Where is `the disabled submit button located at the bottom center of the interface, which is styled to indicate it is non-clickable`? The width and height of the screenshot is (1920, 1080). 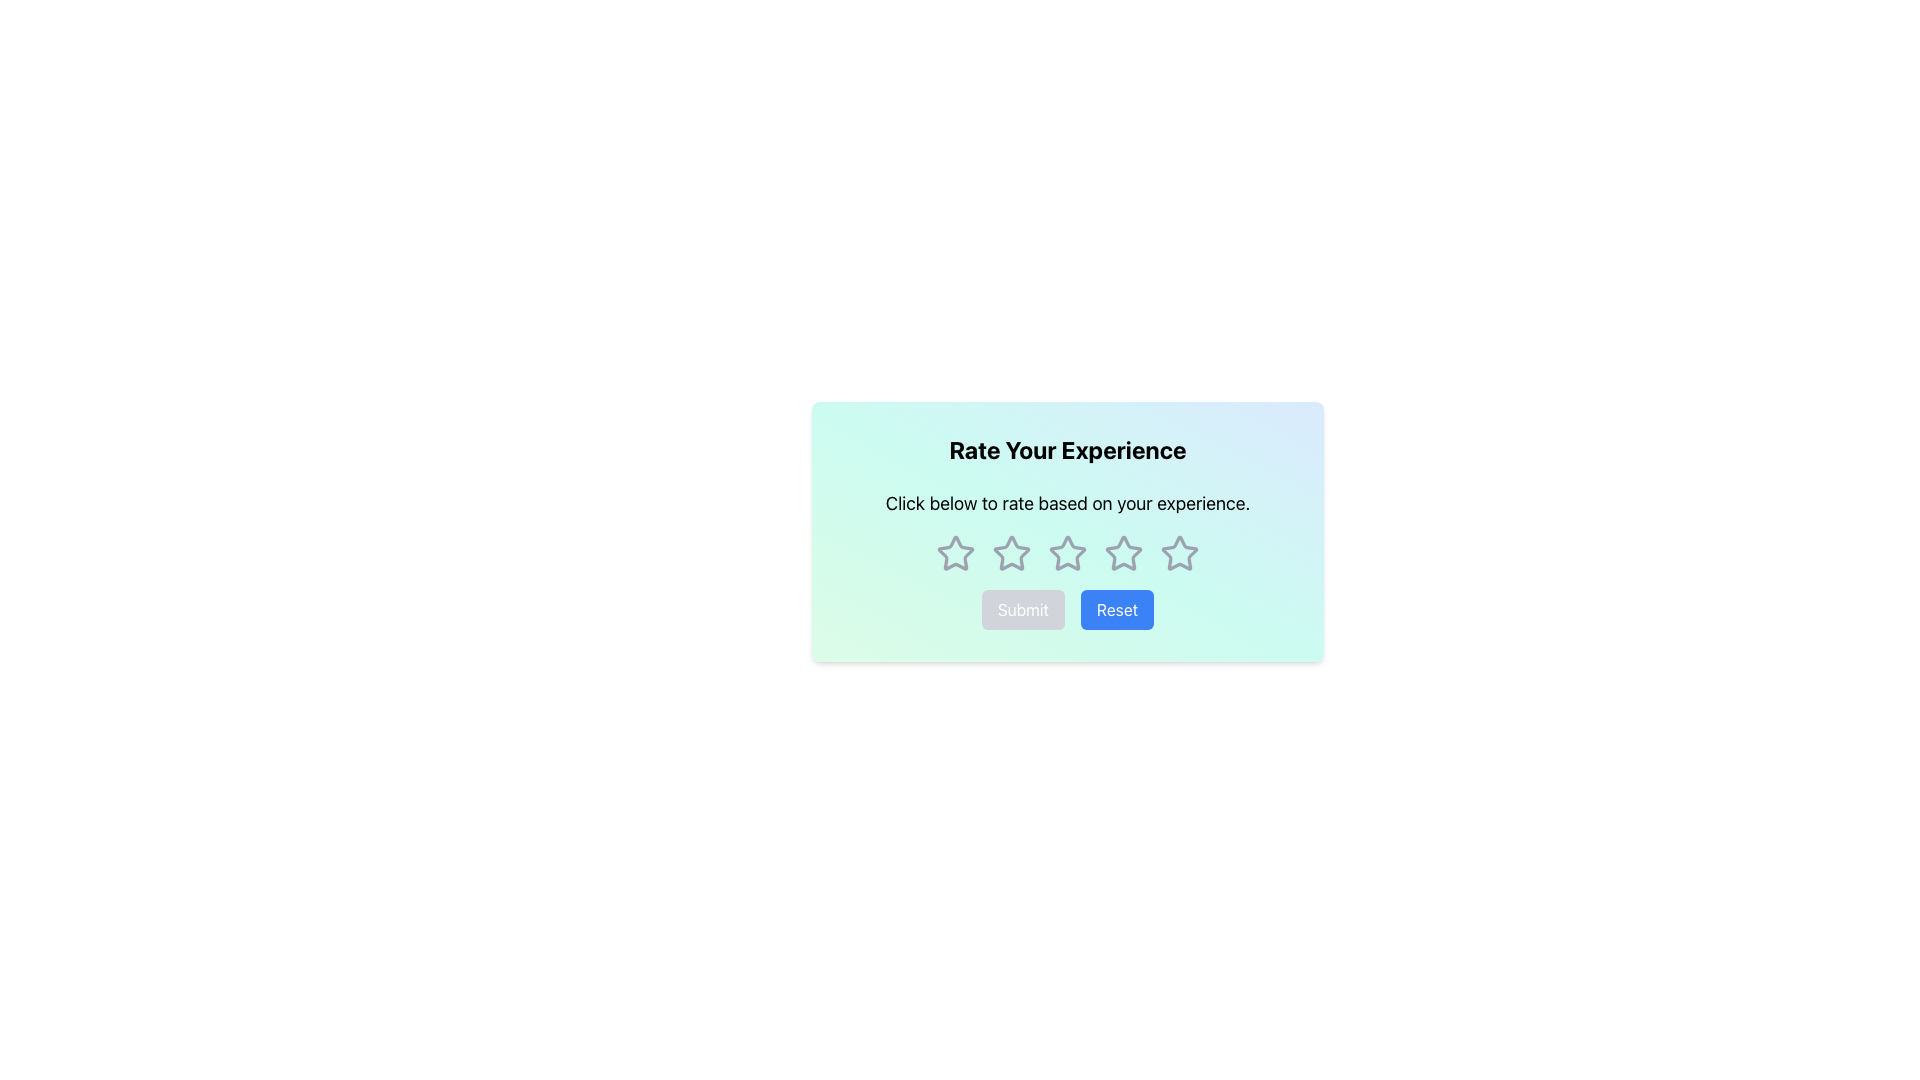
the disabled submit button located at the bottom center of the interface, which is styled to indicate it is non-clickable is located at coordinates (1023, 608).